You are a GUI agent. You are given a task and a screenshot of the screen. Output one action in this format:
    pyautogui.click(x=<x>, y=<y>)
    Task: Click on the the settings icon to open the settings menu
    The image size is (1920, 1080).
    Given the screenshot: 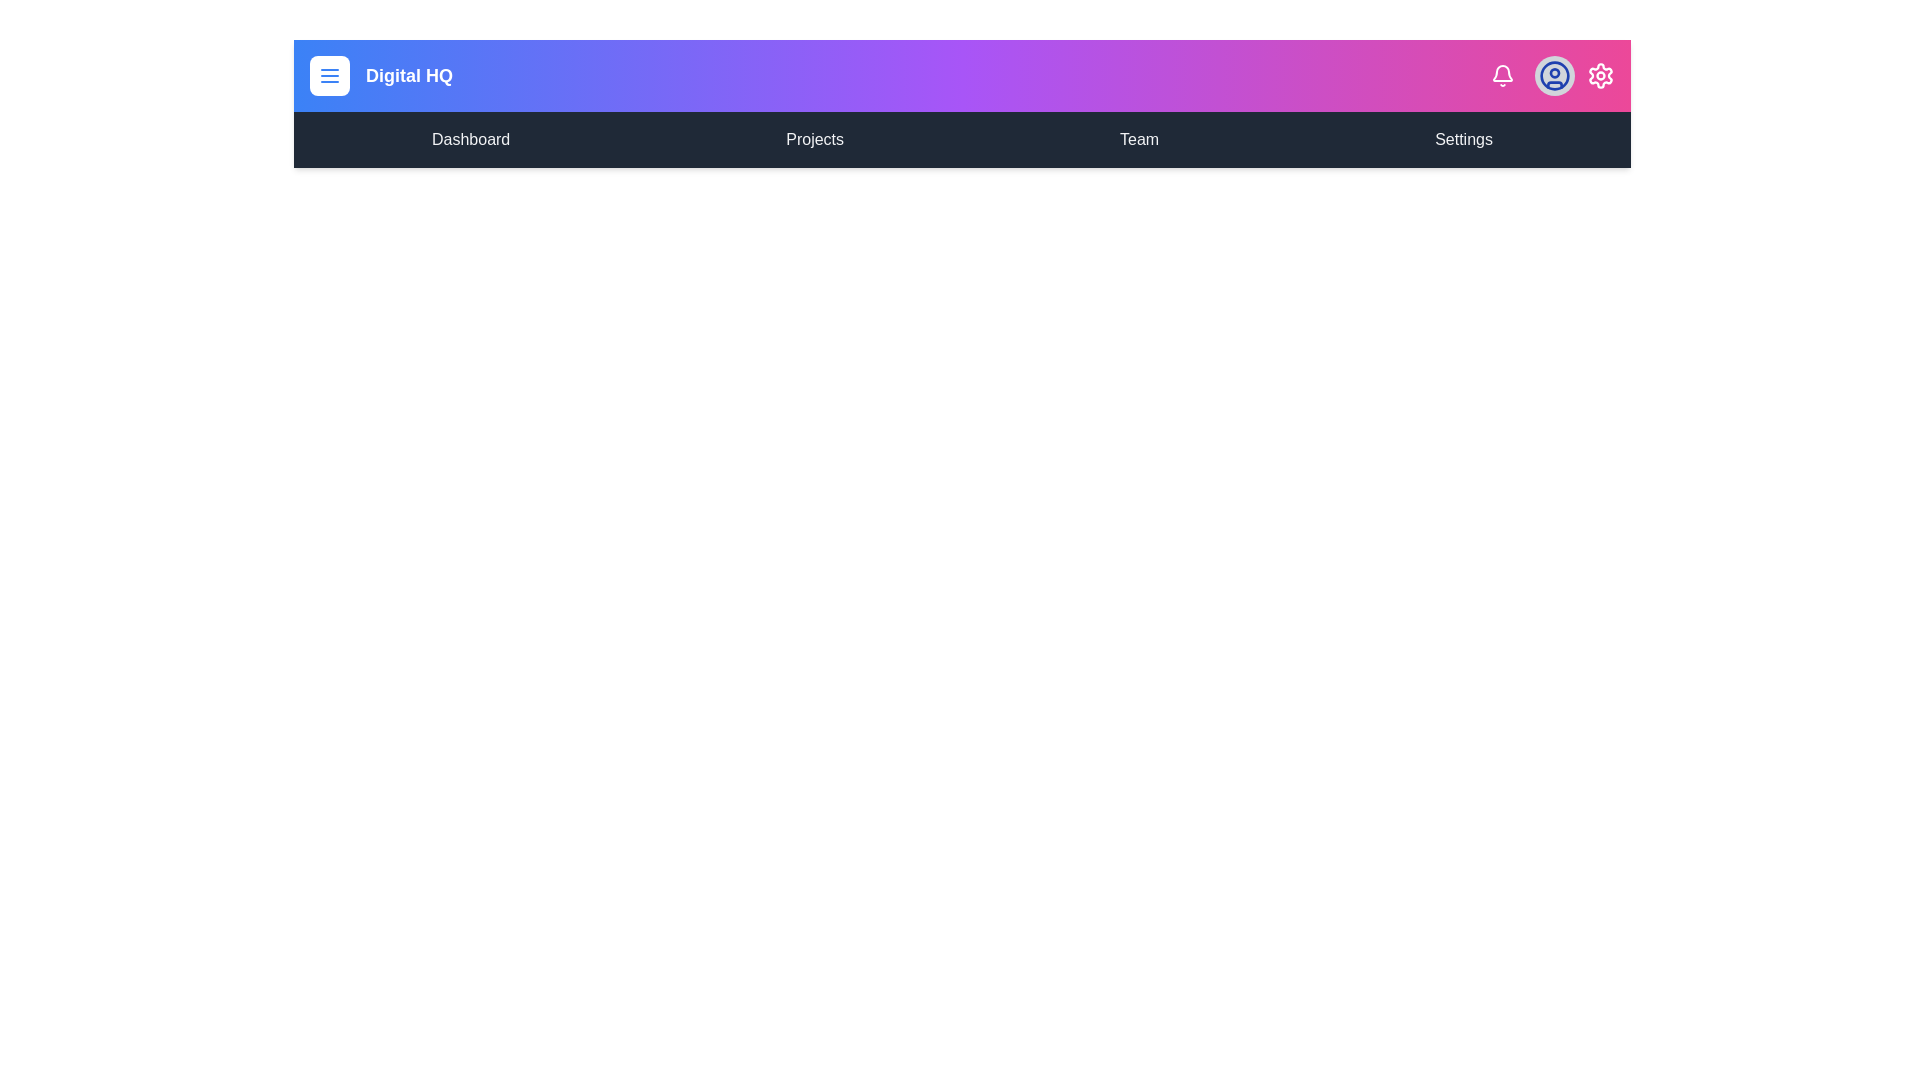 What is the action you would take?
    pyautogui.click(x=1601, y=75)
    